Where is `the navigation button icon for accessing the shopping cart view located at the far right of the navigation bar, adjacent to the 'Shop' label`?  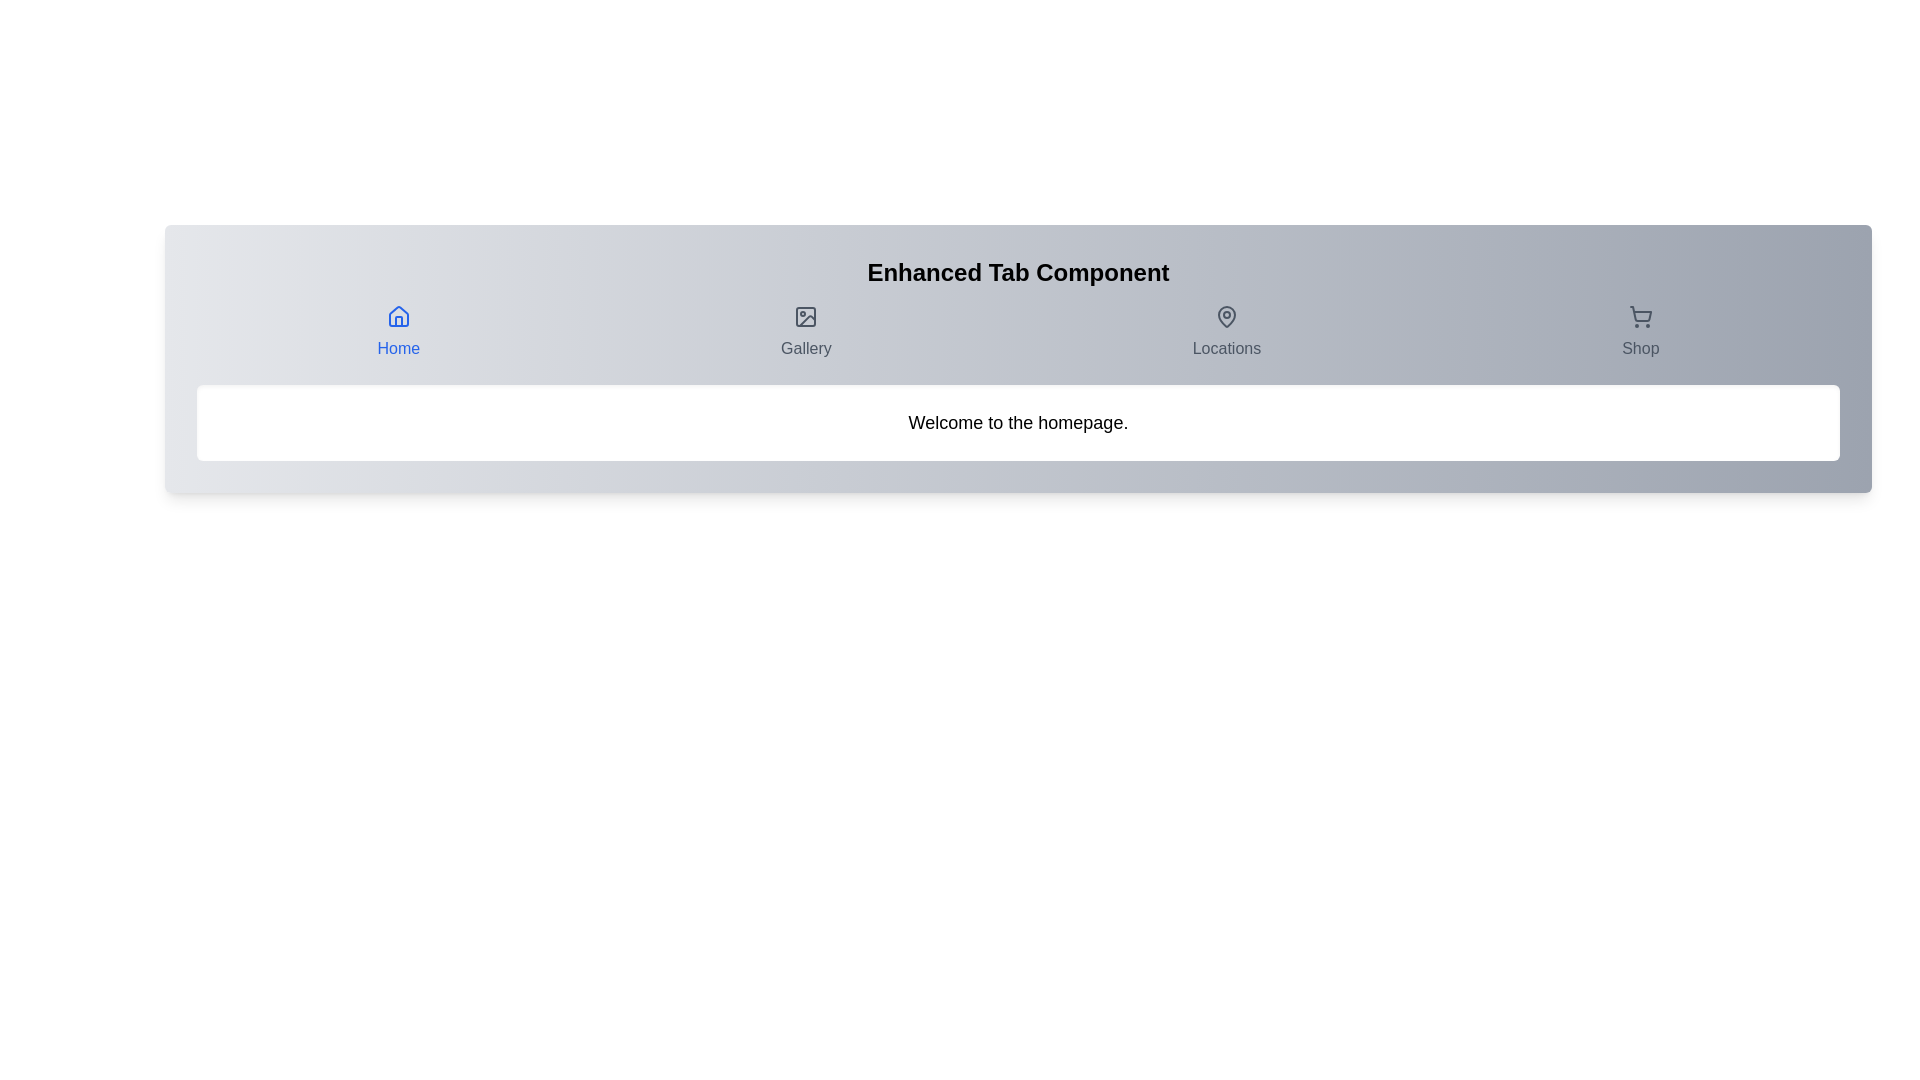 the navigation button icon for accessing the shopping cart view located at the far right of the navigation bar, adjacent to the 'Shop' label is located at coordinates (1640, 314).